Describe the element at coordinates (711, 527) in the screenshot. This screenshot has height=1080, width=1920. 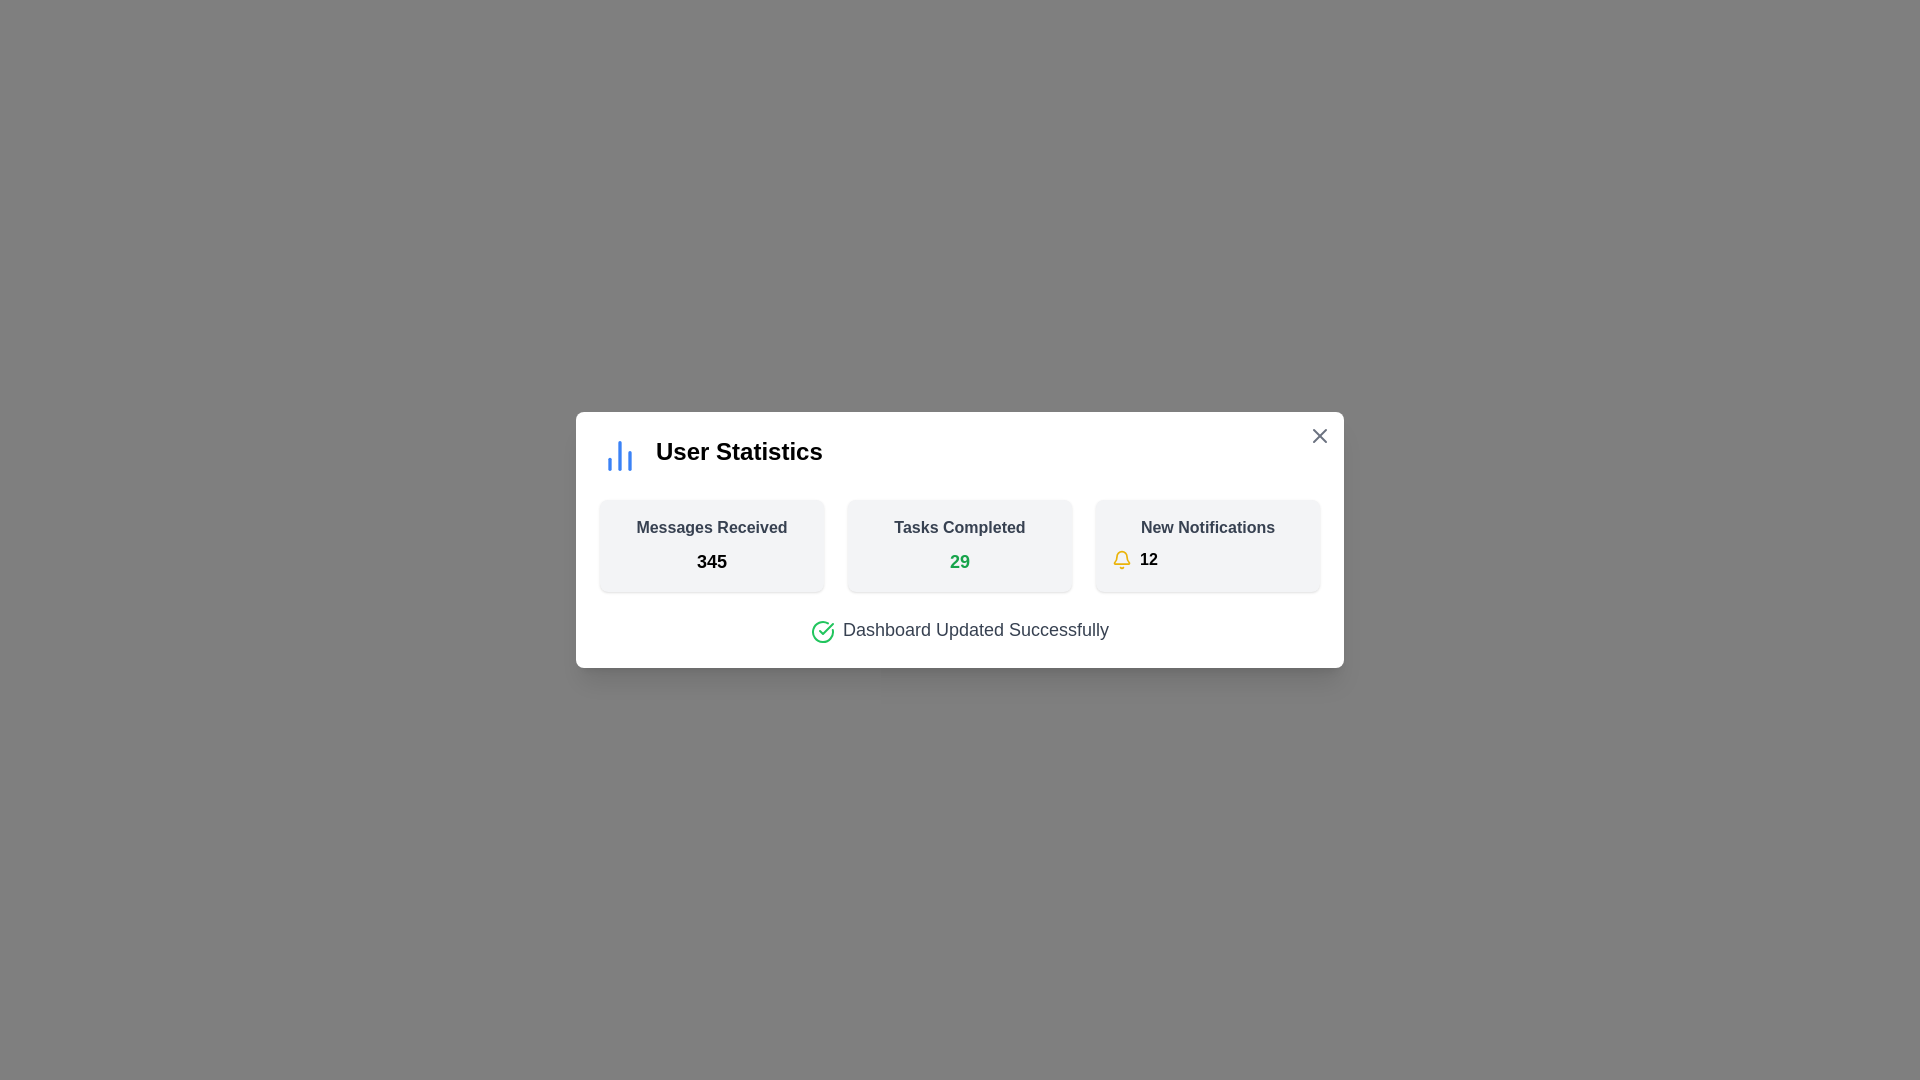
I see `the 'Messages Received' text label located at the top-left corner of its section, which serves as a descriptor for the numerical data displayed below it` at that location.